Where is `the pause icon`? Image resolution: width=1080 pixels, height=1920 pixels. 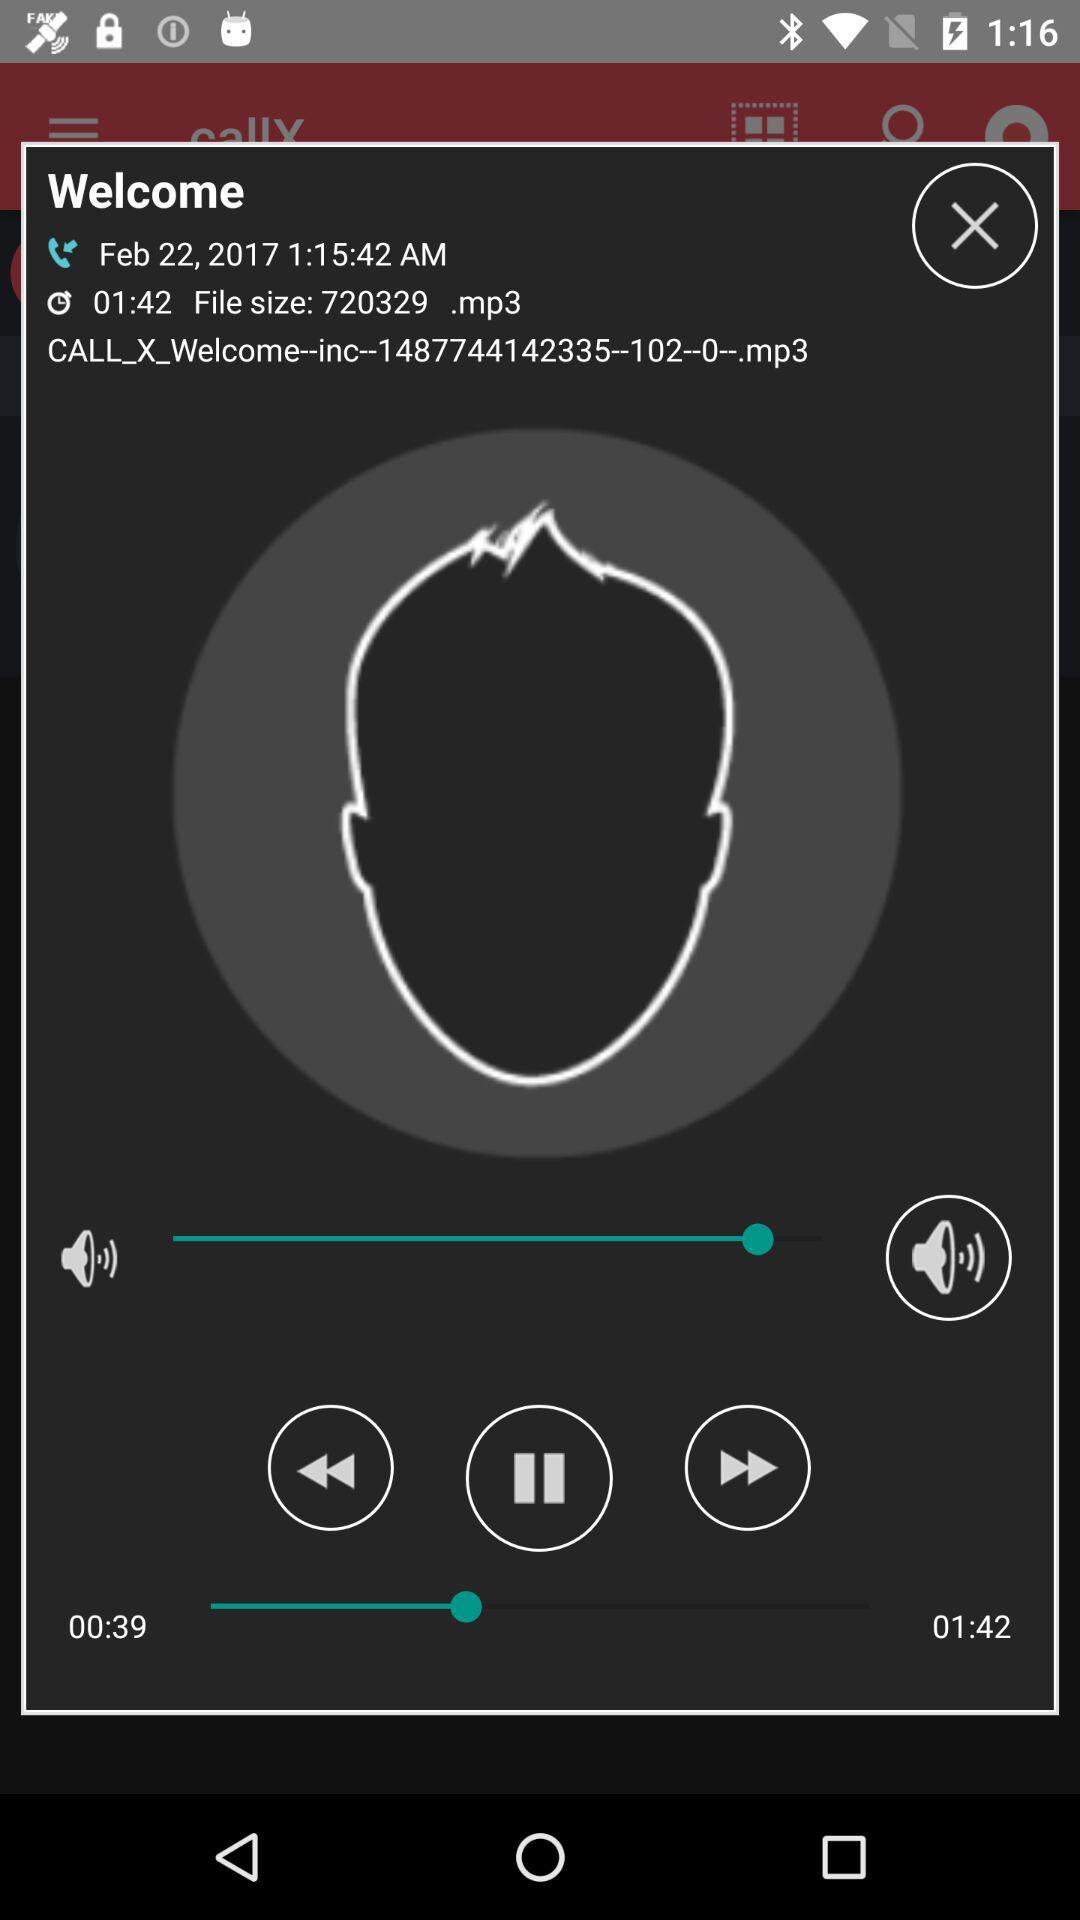 the pause icon is located at coordinates (538, 1478).